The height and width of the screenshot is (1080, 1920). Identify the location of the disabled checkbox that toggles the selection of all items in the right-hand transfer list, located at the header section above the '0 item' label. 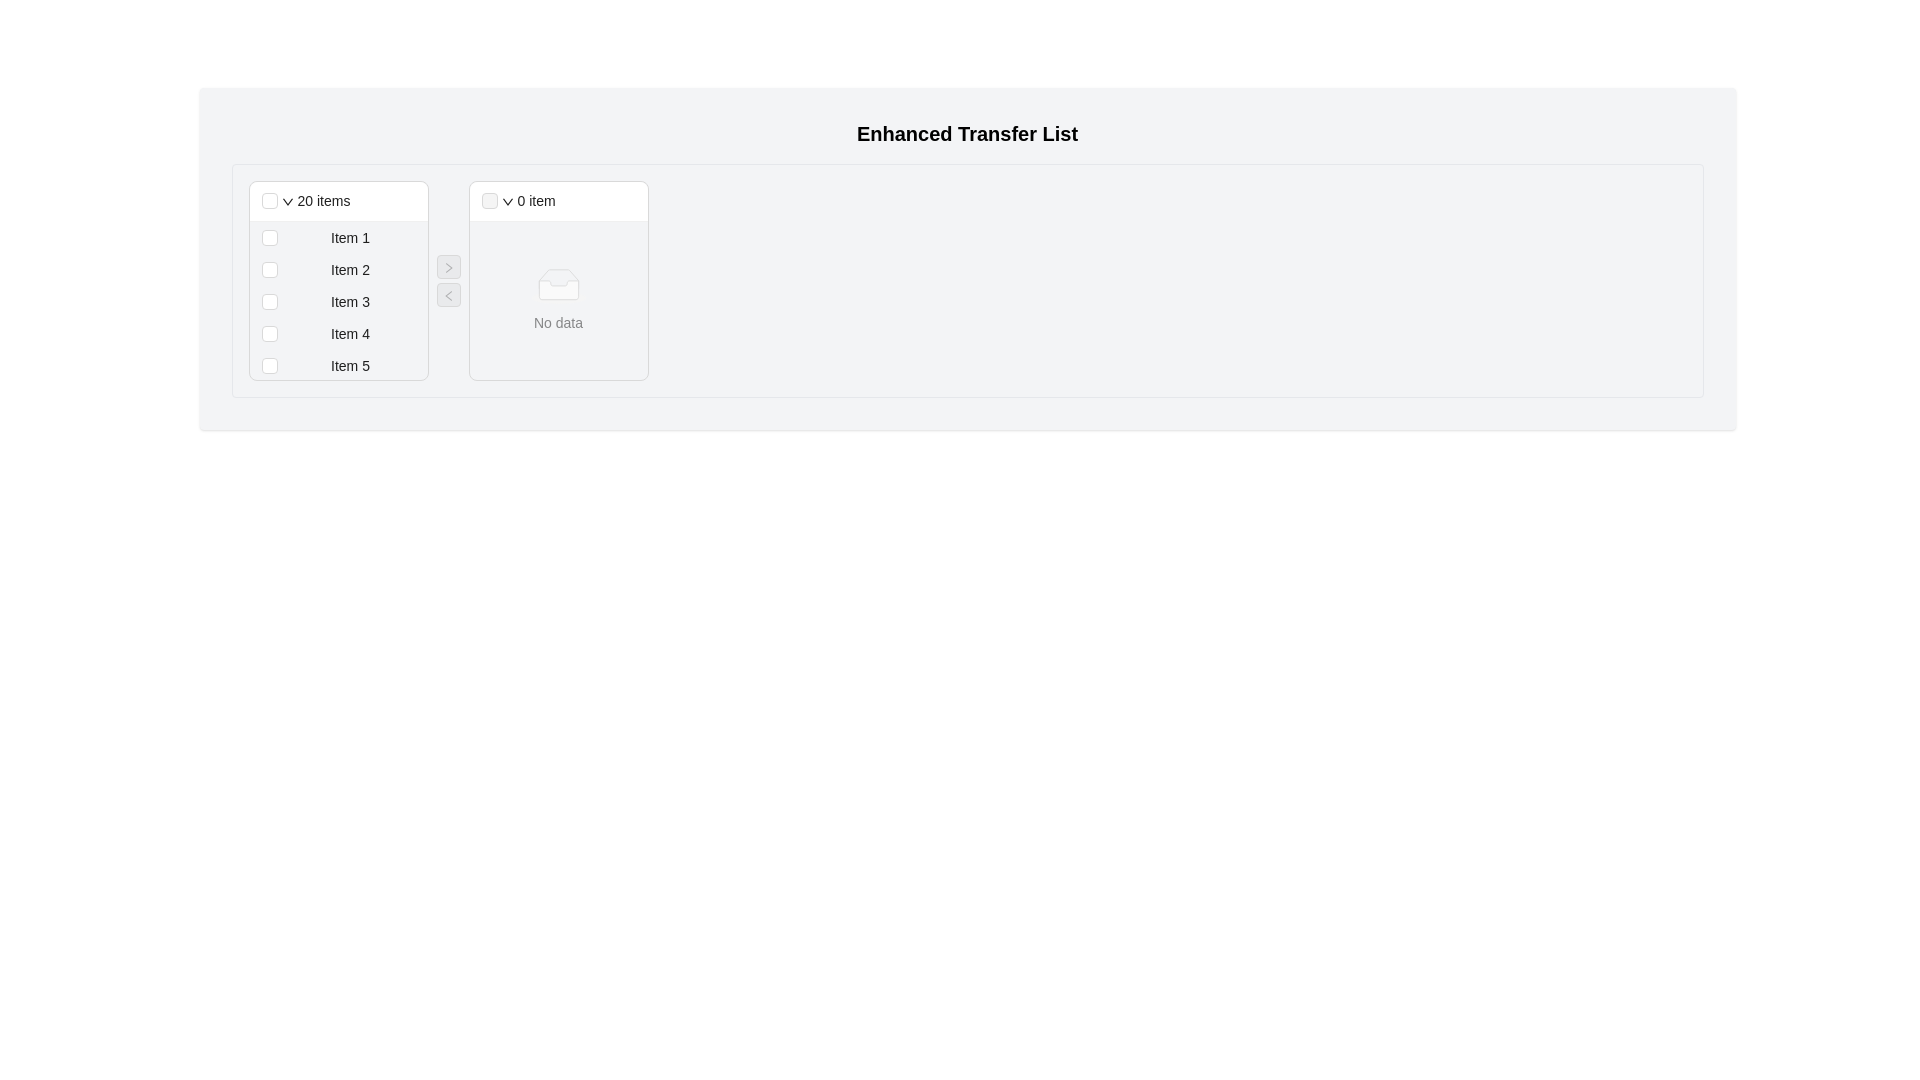
(489, 200).